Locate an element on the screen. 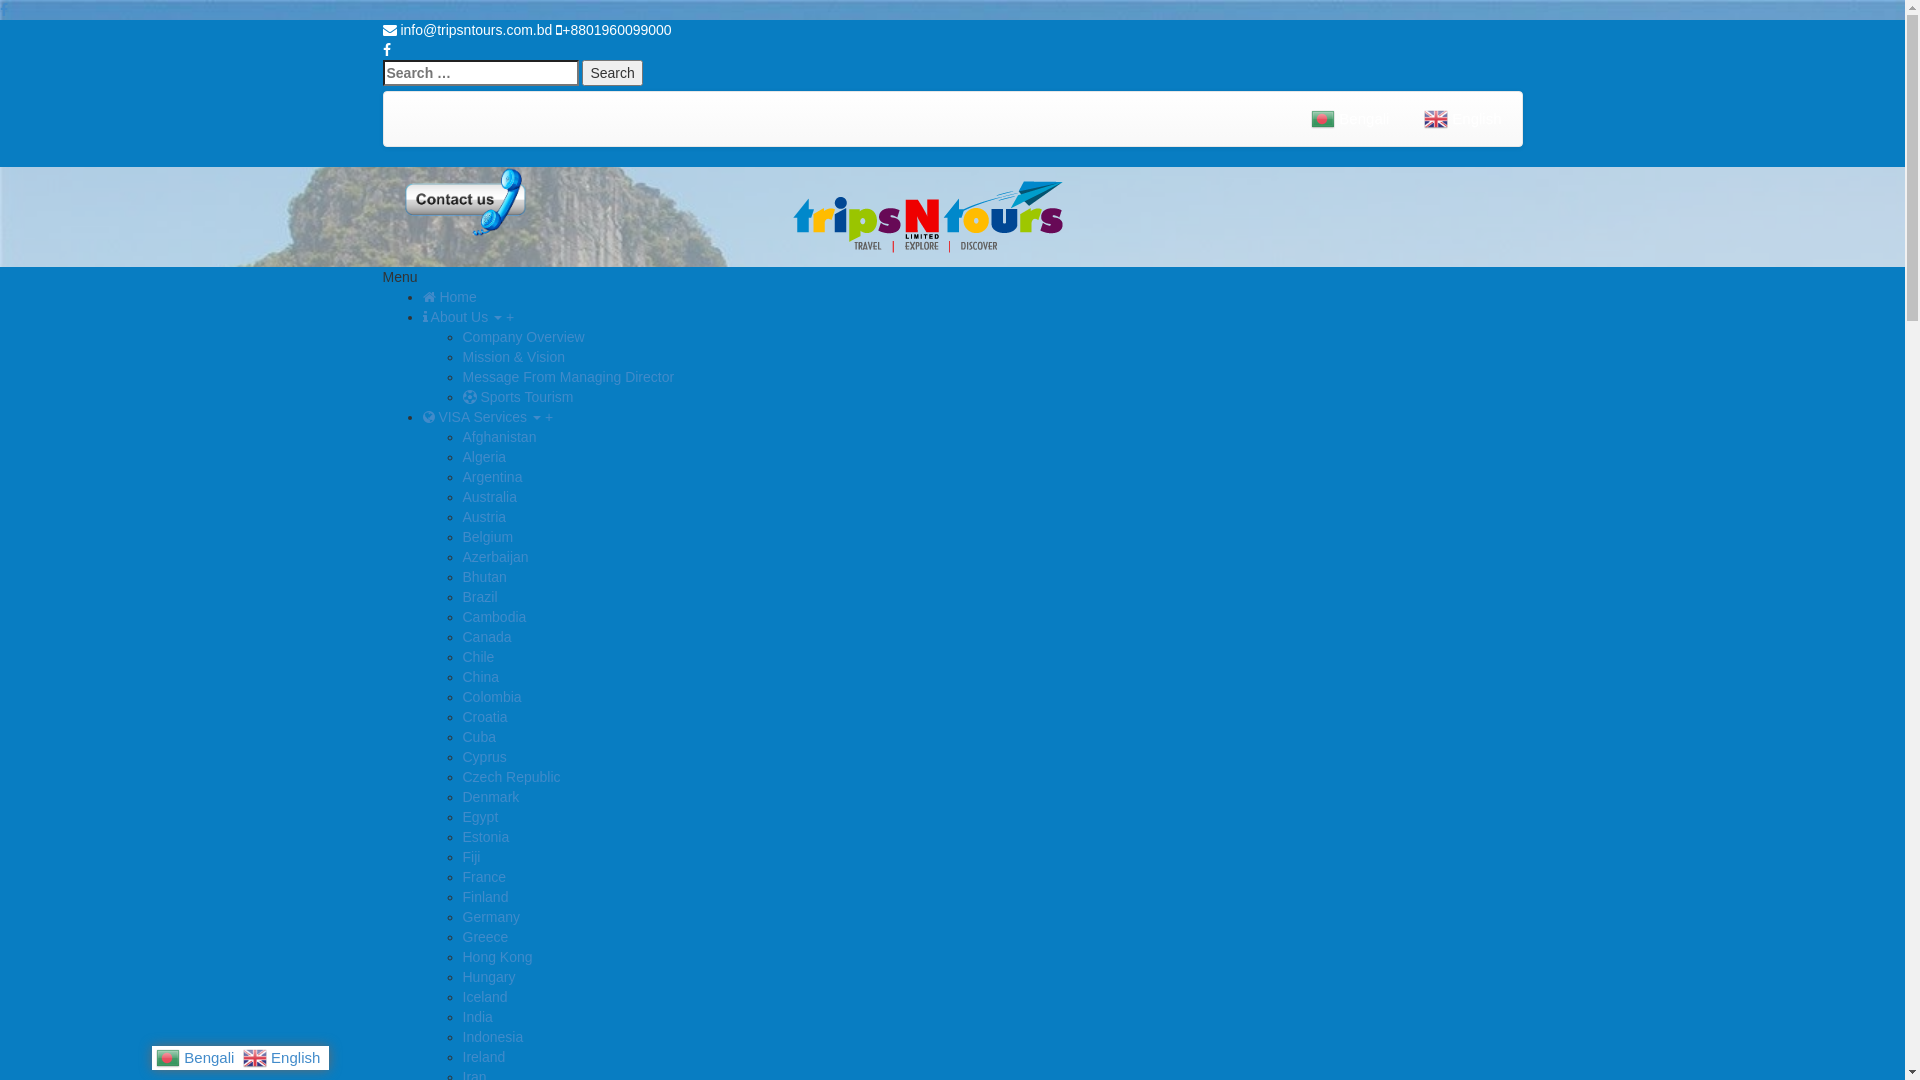  'Croatia' is located at coordinates (460, 716).